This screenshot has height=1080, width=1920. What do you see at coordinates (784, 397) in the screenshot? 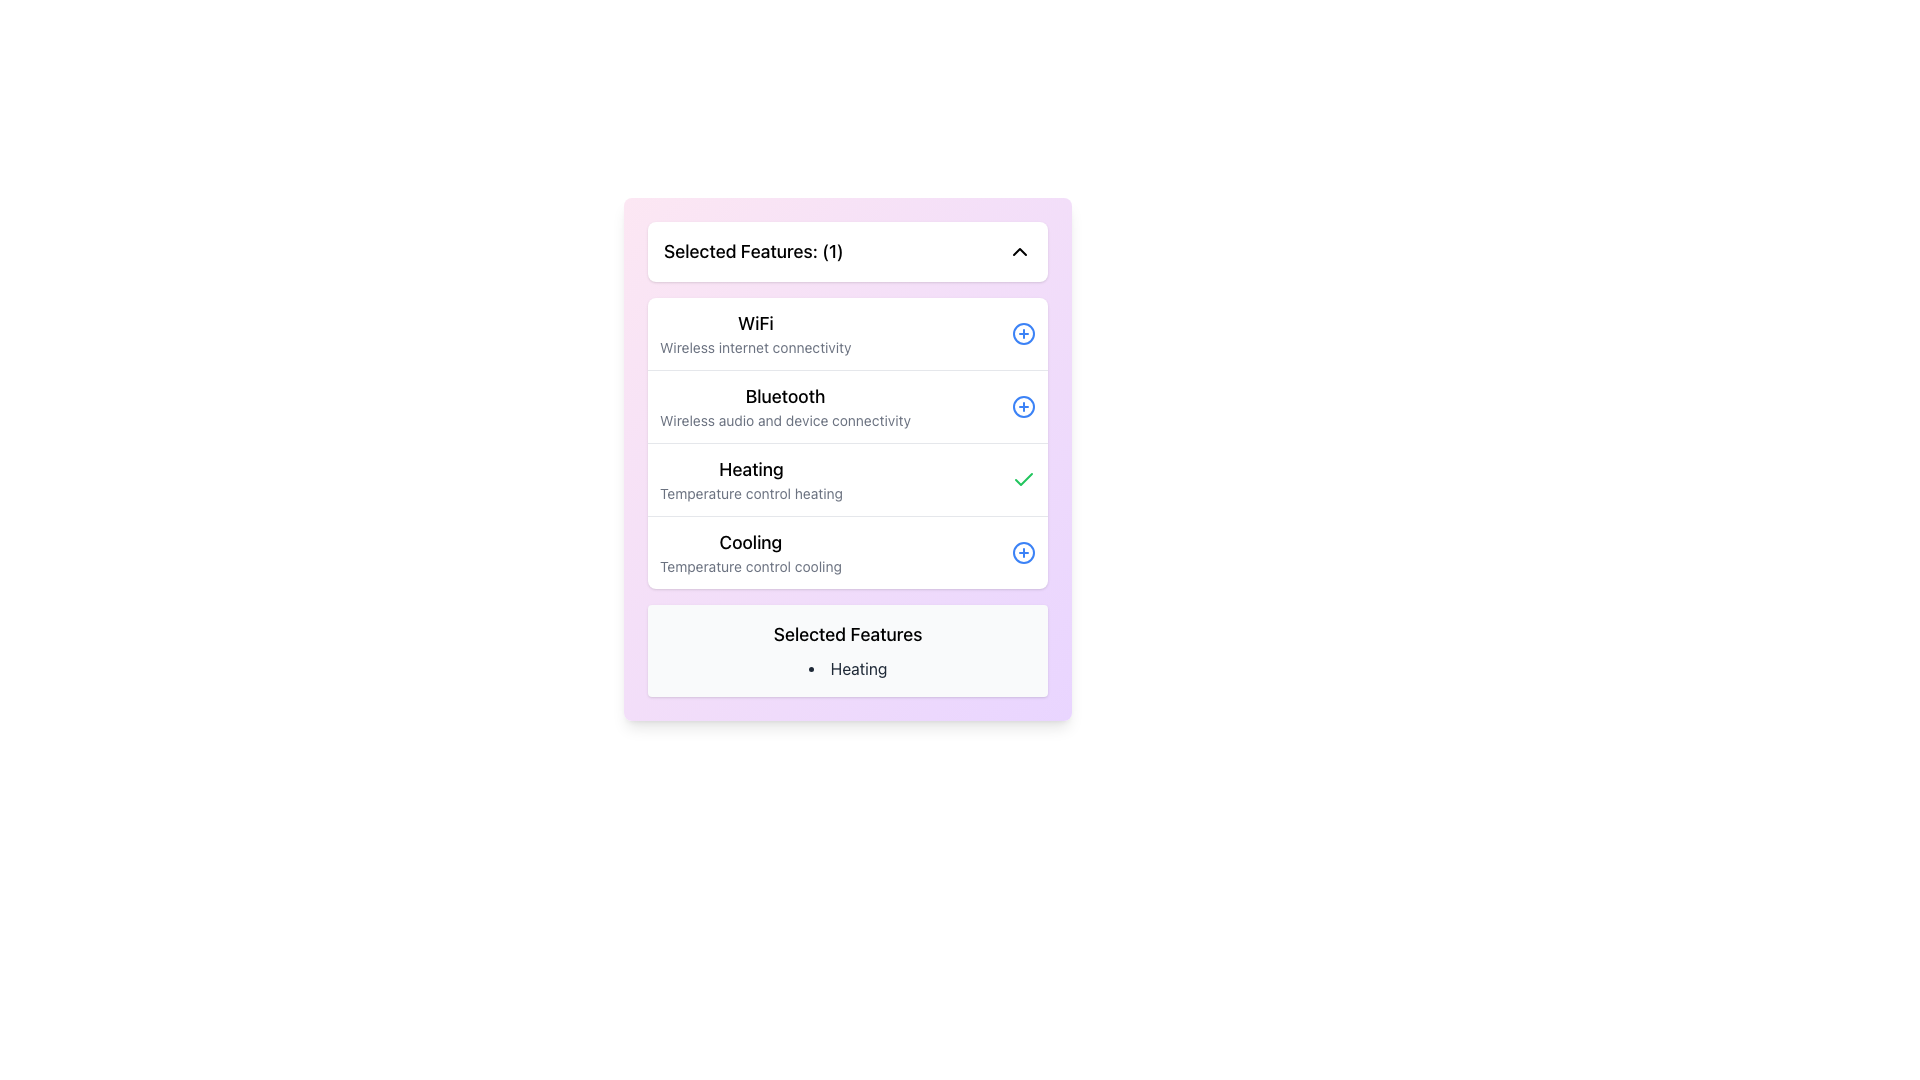
I see `feature label associated with the bold text label 'Bluetooth' which is the second item in a vertical list layout` at bounding box center [784, 397].